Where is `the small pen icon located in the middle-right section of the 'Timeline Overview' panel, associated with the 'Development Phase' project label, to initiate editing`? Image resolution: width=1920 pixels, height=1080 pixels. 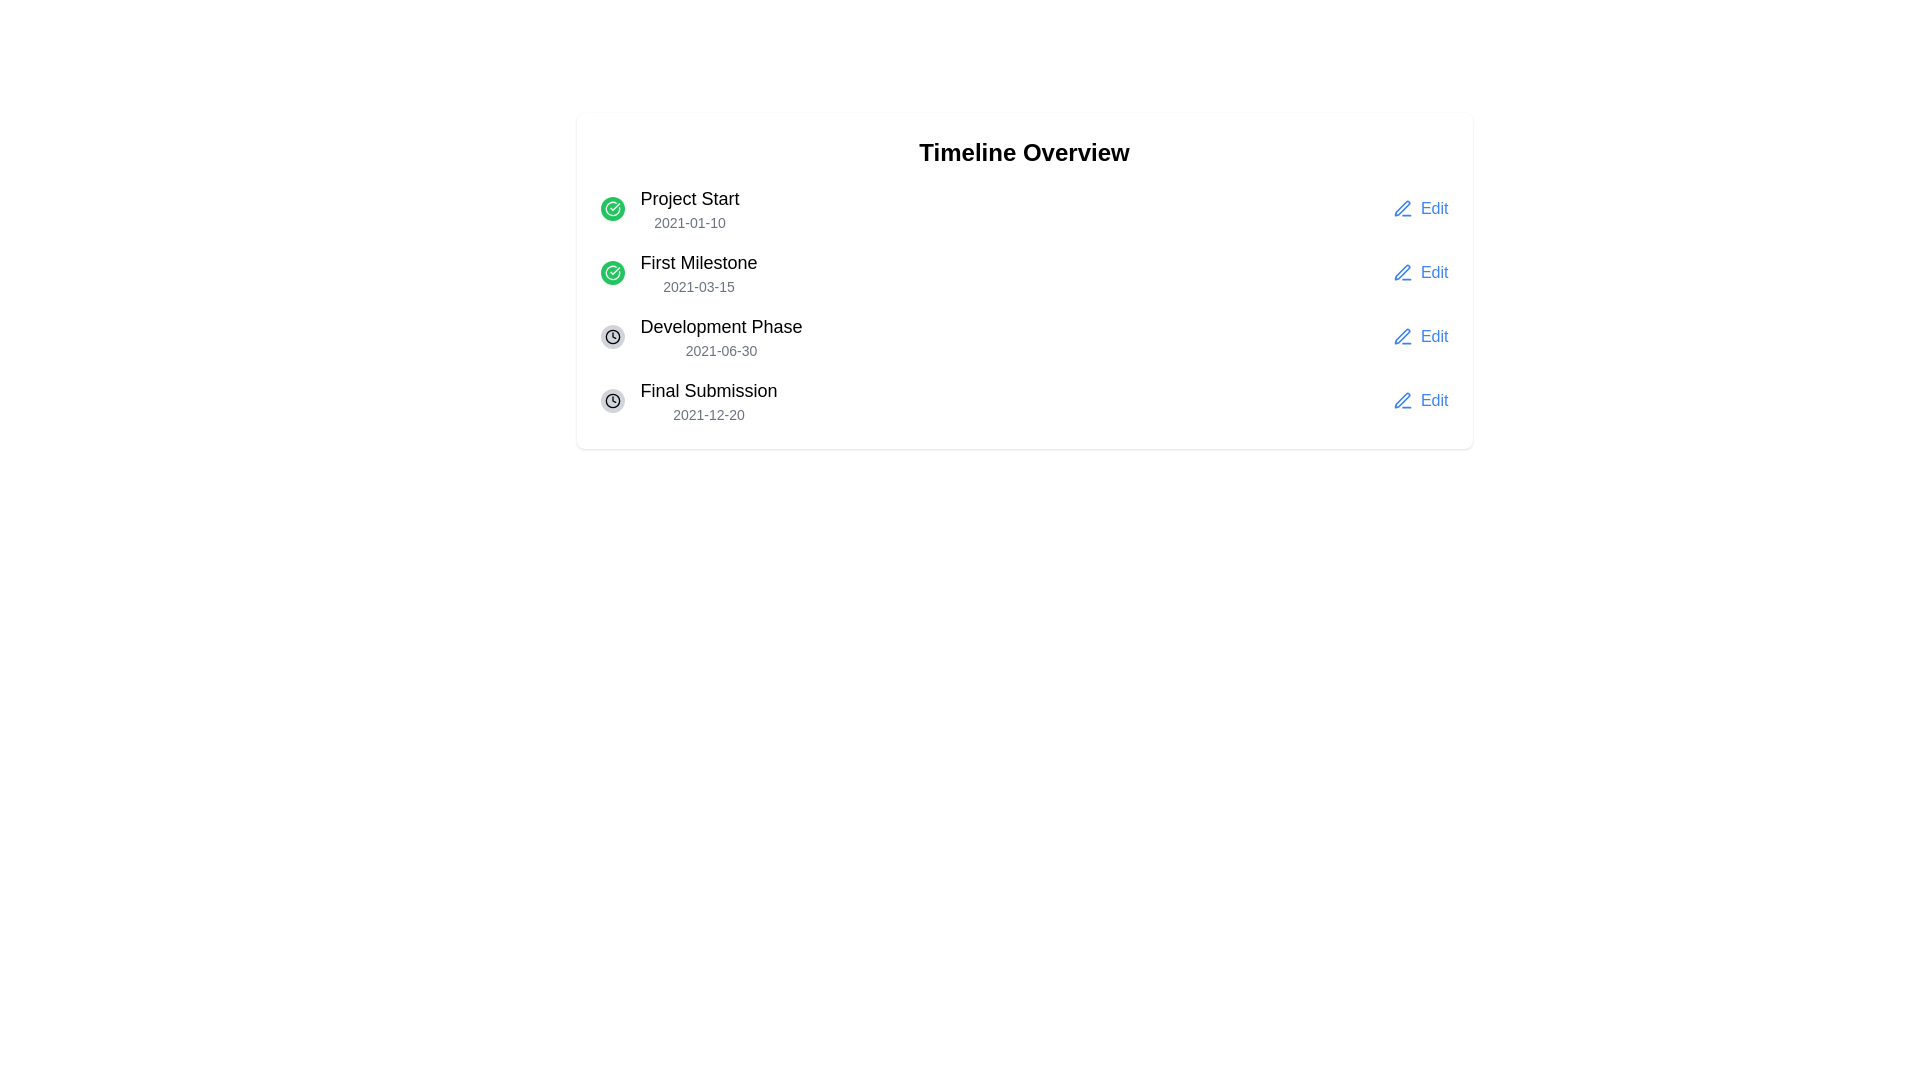 the small pen icon located in the middle-right section of the 'Timeline Overview' panel, associated with the 'Development Phase' project label, to initiate editing is located at coordinates (1401, 335).